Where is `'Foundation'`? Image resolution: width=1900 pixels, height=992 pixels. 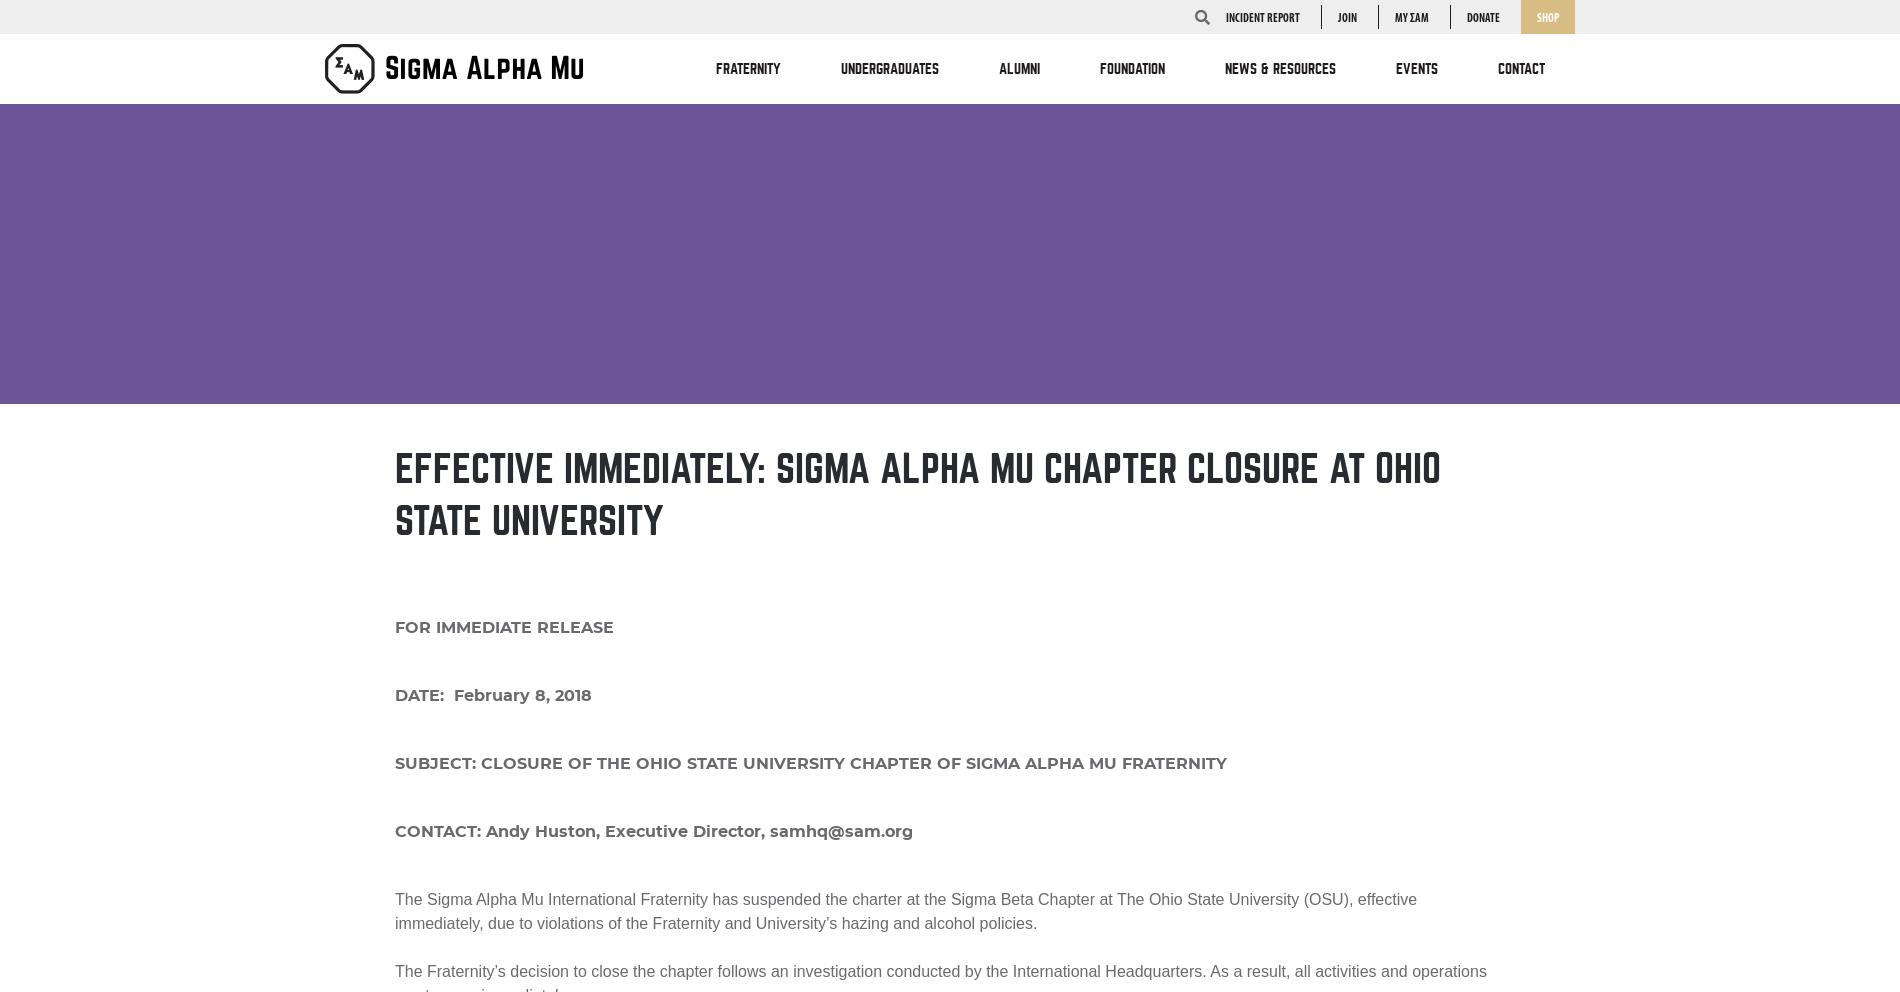 'Foundation' is located at coordinates (1132, 69).